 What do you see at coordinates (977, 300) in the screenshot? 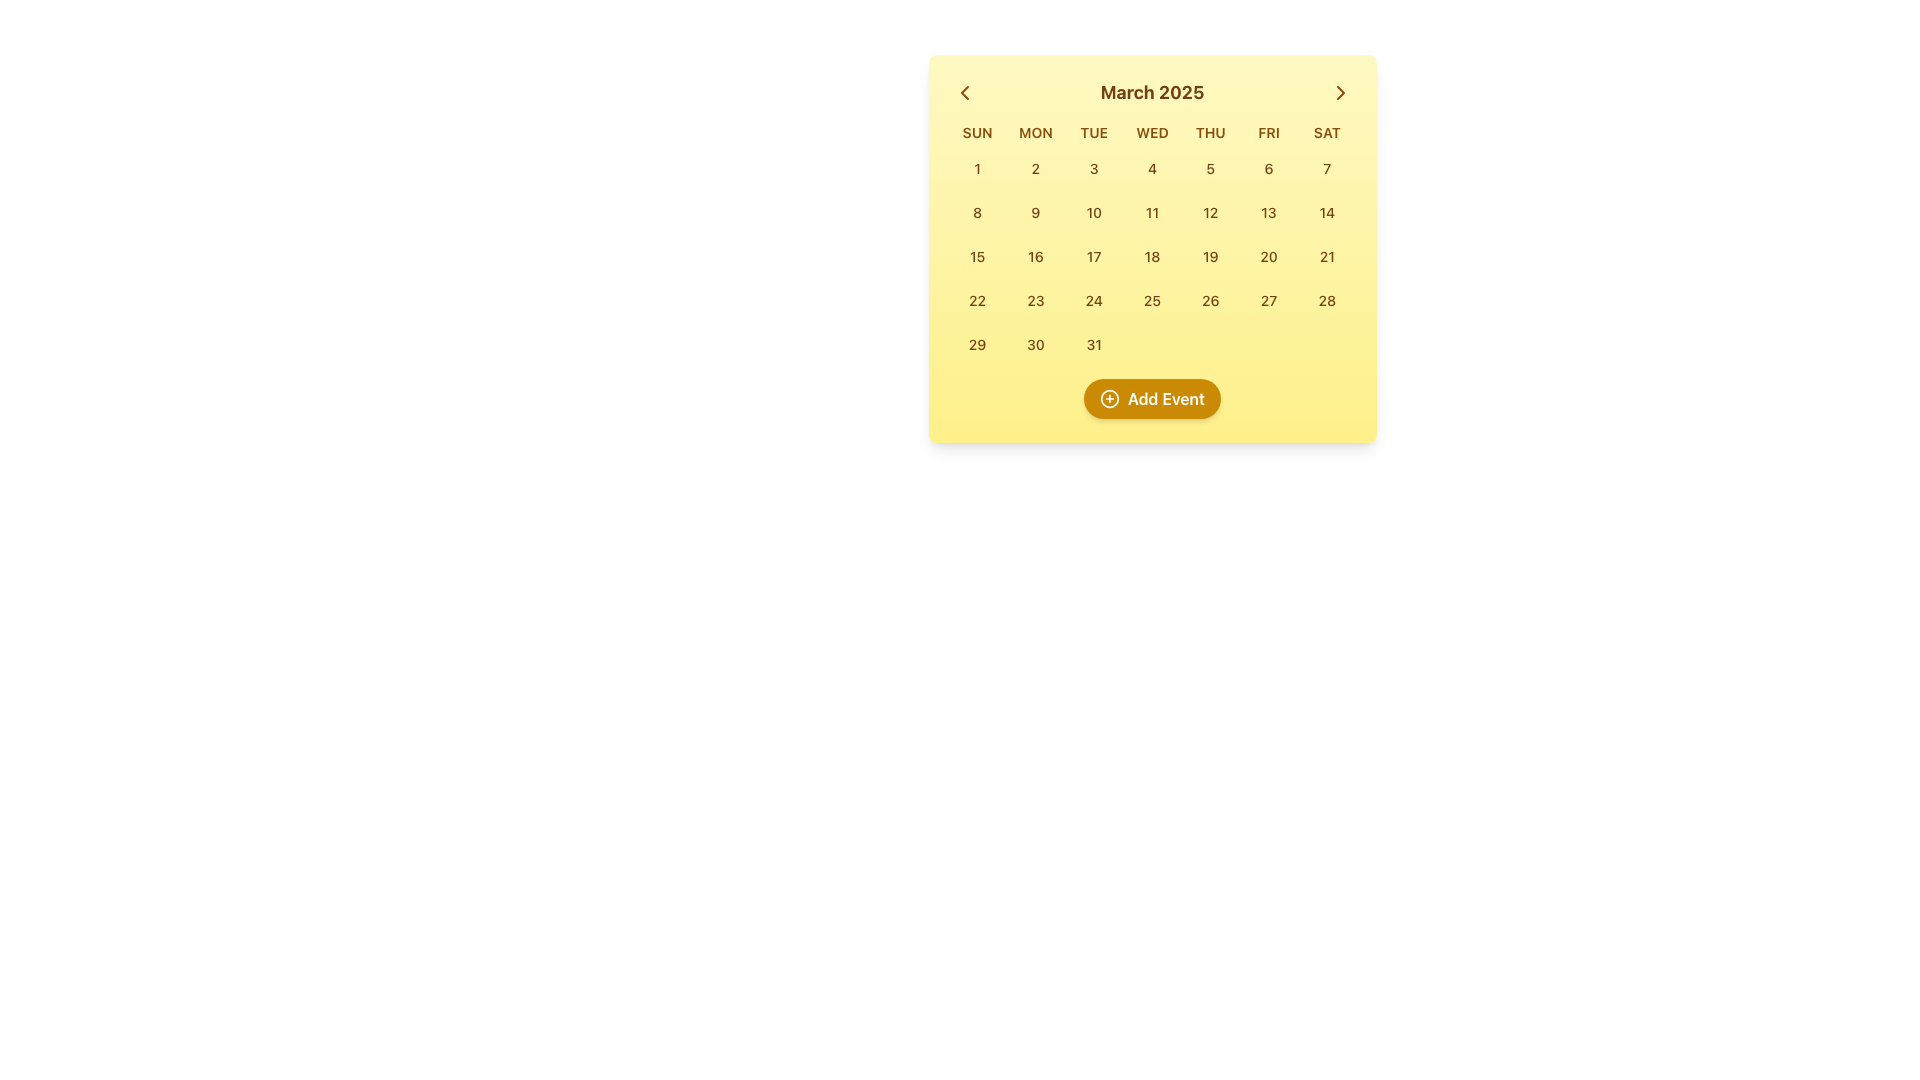
I see `the text label displaying '22' in the calendar component` at bounding box center [977, 300].